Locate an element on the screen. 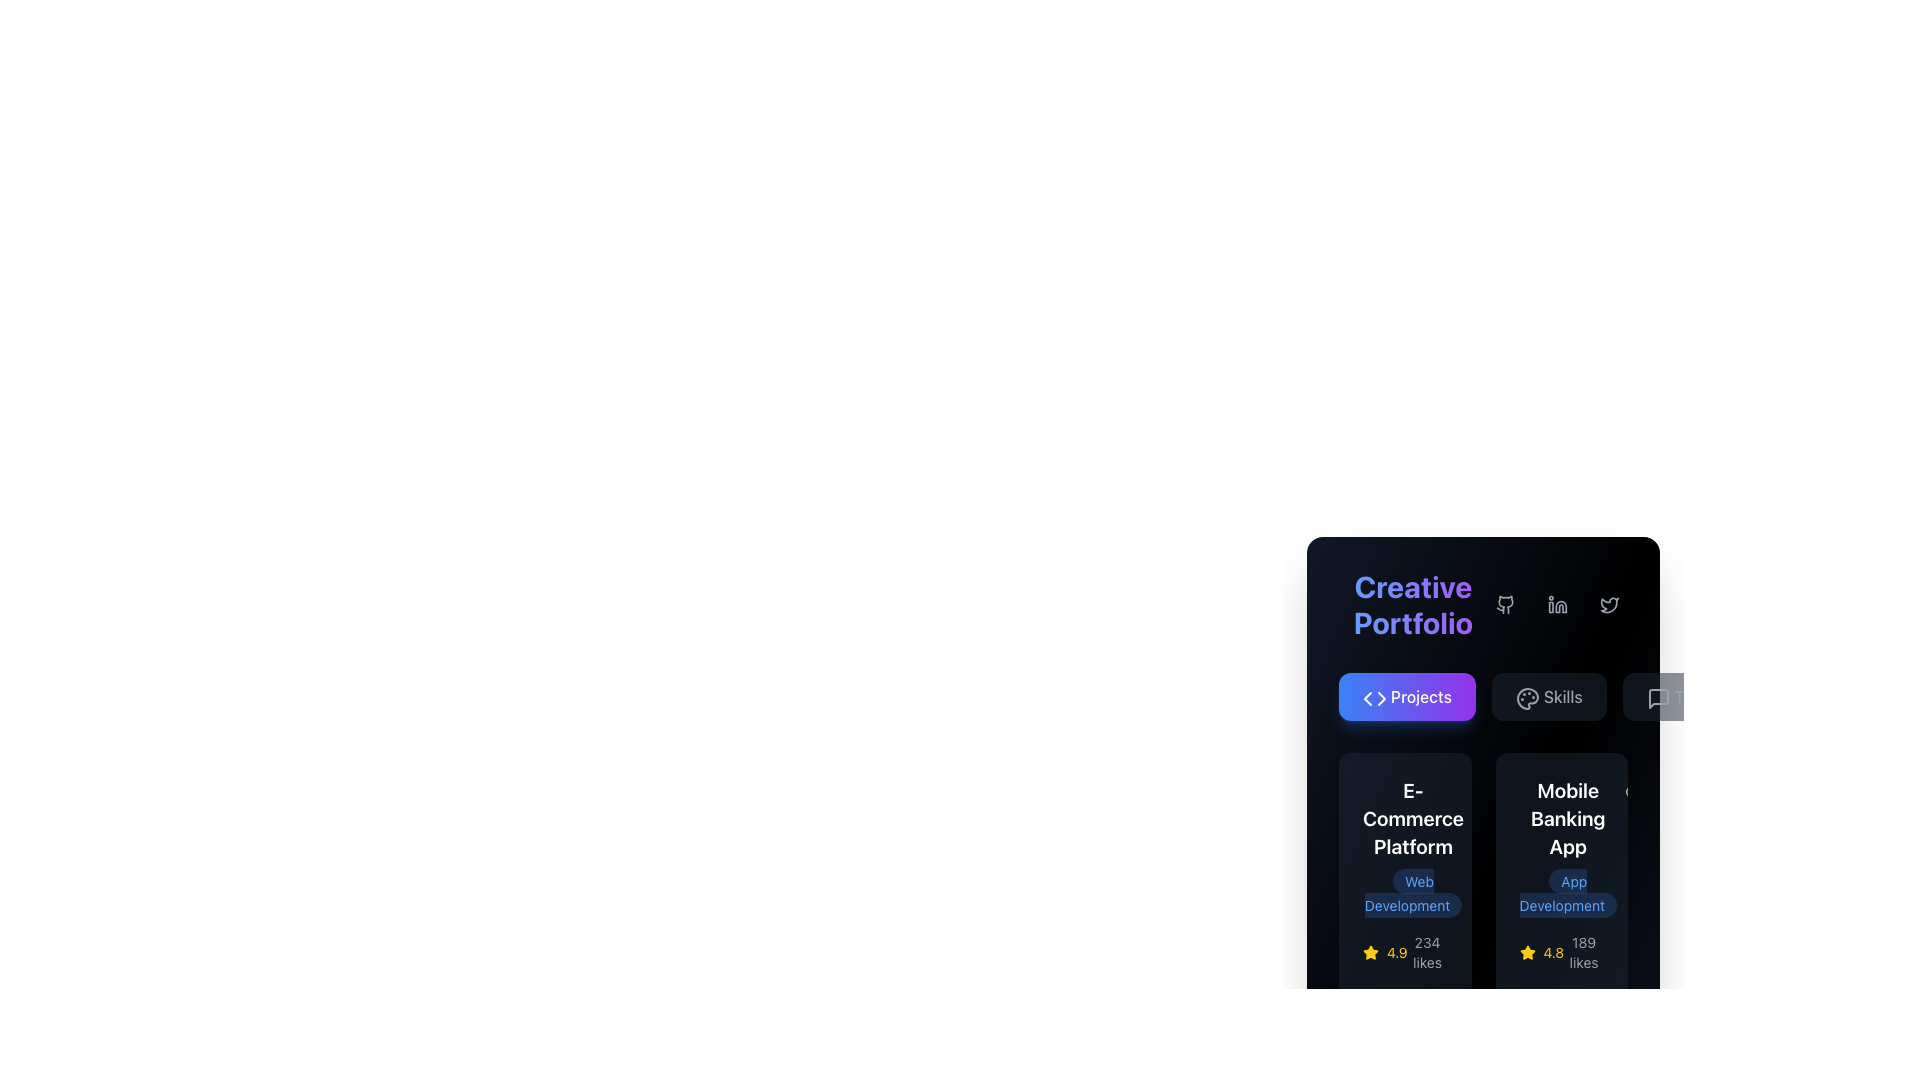 Image resolution: width=1920 pixels, height=1080 pixels. the 'Skills' button, which is a rectangular button with rounded corners featuring a palette icon and light grey text, located to the right of the 'Projects' button below the 'Creative Portfolio' title is located at coordinates (1548, 696).